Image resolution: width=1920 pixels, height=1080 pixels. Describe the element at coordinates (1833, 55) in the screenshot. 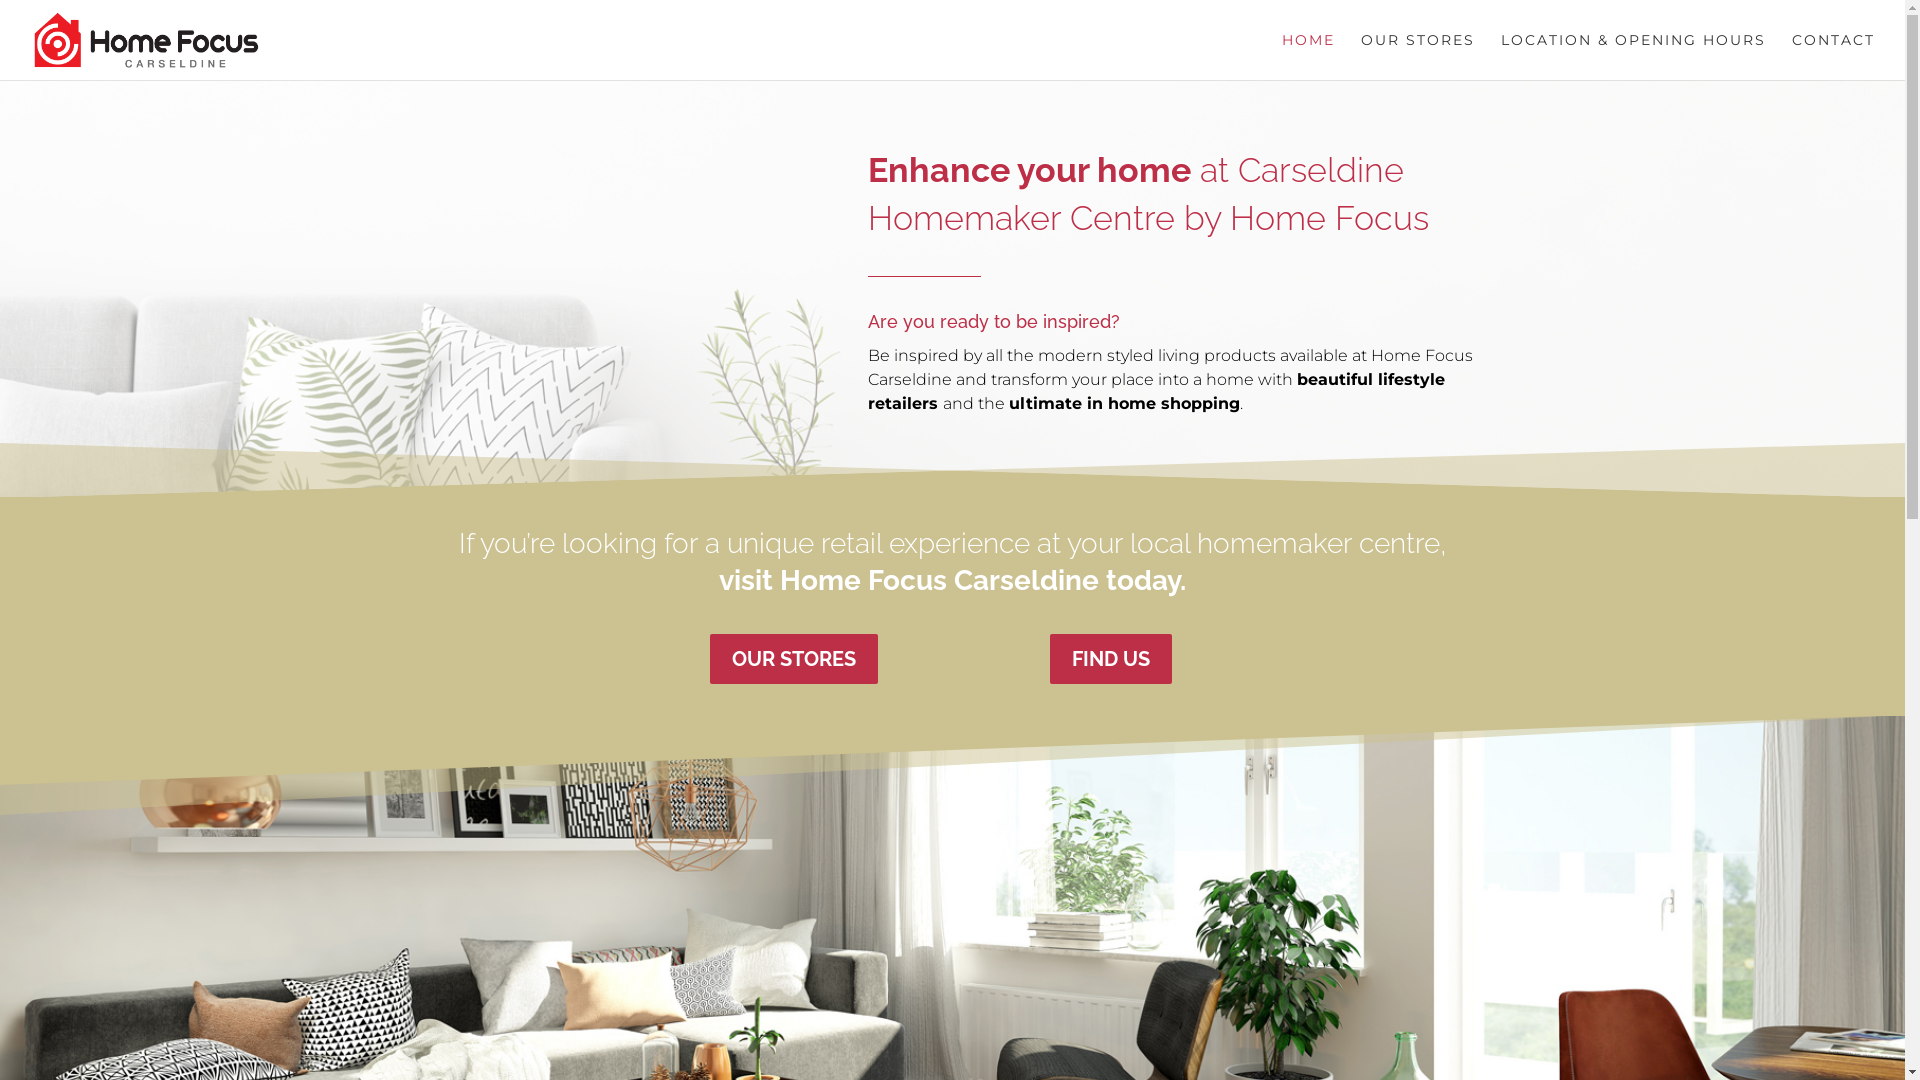

I see `'CONTACT'` at that location.